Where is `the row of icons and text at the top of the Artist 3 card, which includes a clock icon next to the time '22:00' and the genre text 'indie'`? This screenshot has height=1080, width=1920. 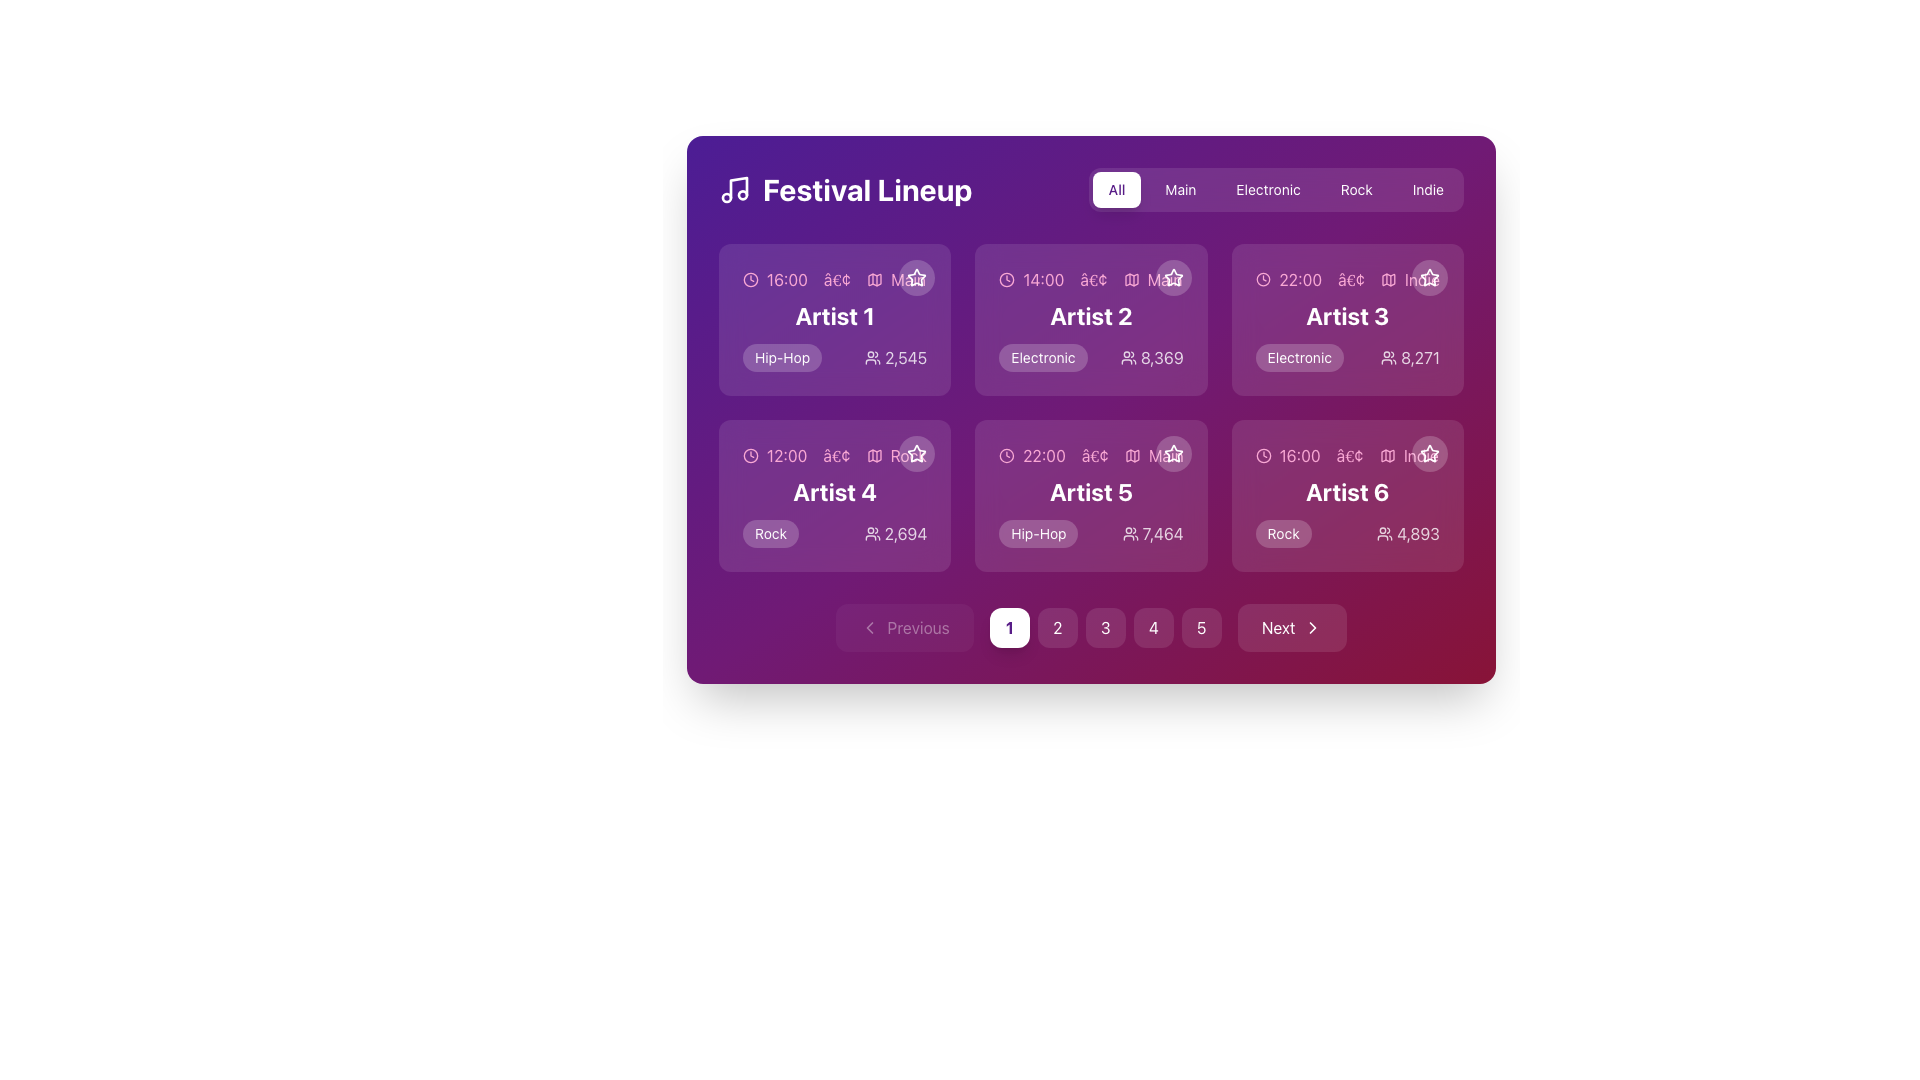
the row of icons and text at the top of the Artist 3 card, which includes a clock icon next to the time '22:00' and the genre text 'indie' is located at coordinates (1347, 280).